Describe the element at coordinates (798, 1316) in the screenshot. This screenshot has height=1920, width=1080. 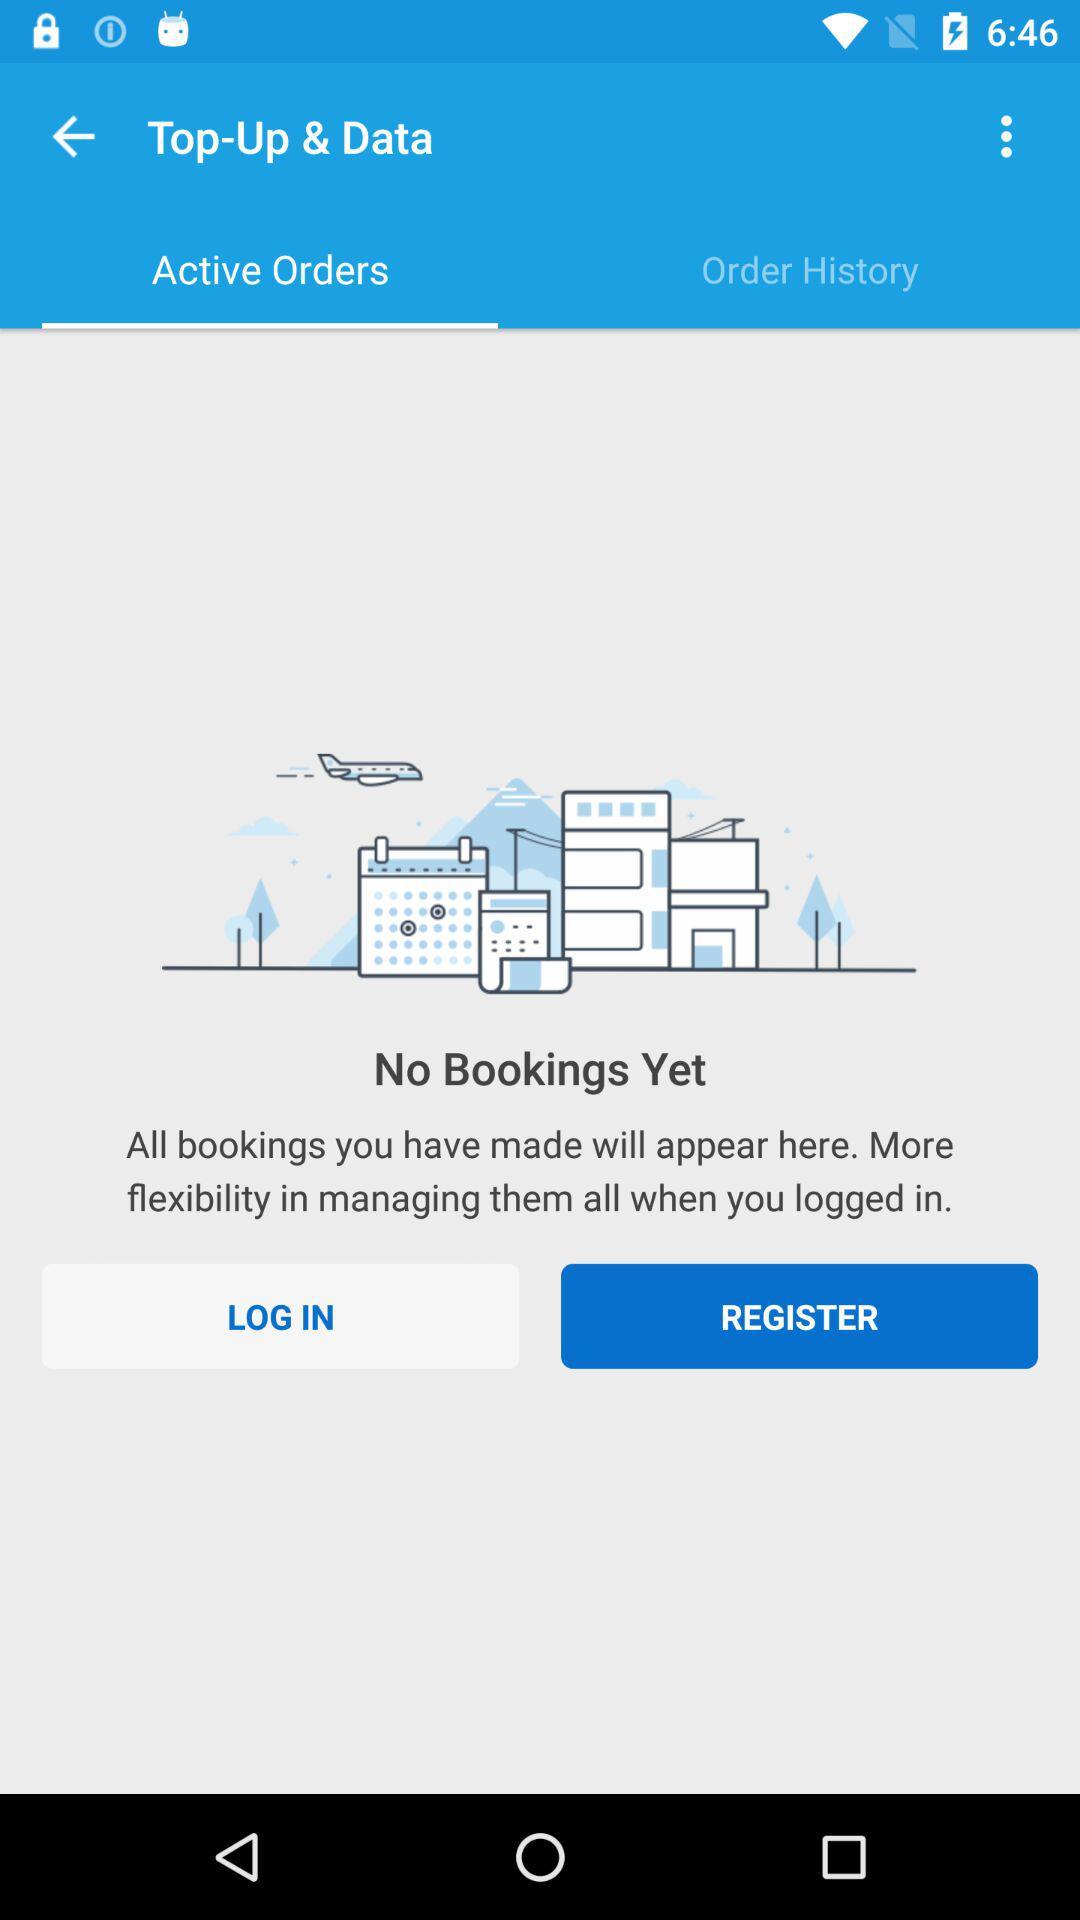
I see `the register at the bottom right corner` at that location.